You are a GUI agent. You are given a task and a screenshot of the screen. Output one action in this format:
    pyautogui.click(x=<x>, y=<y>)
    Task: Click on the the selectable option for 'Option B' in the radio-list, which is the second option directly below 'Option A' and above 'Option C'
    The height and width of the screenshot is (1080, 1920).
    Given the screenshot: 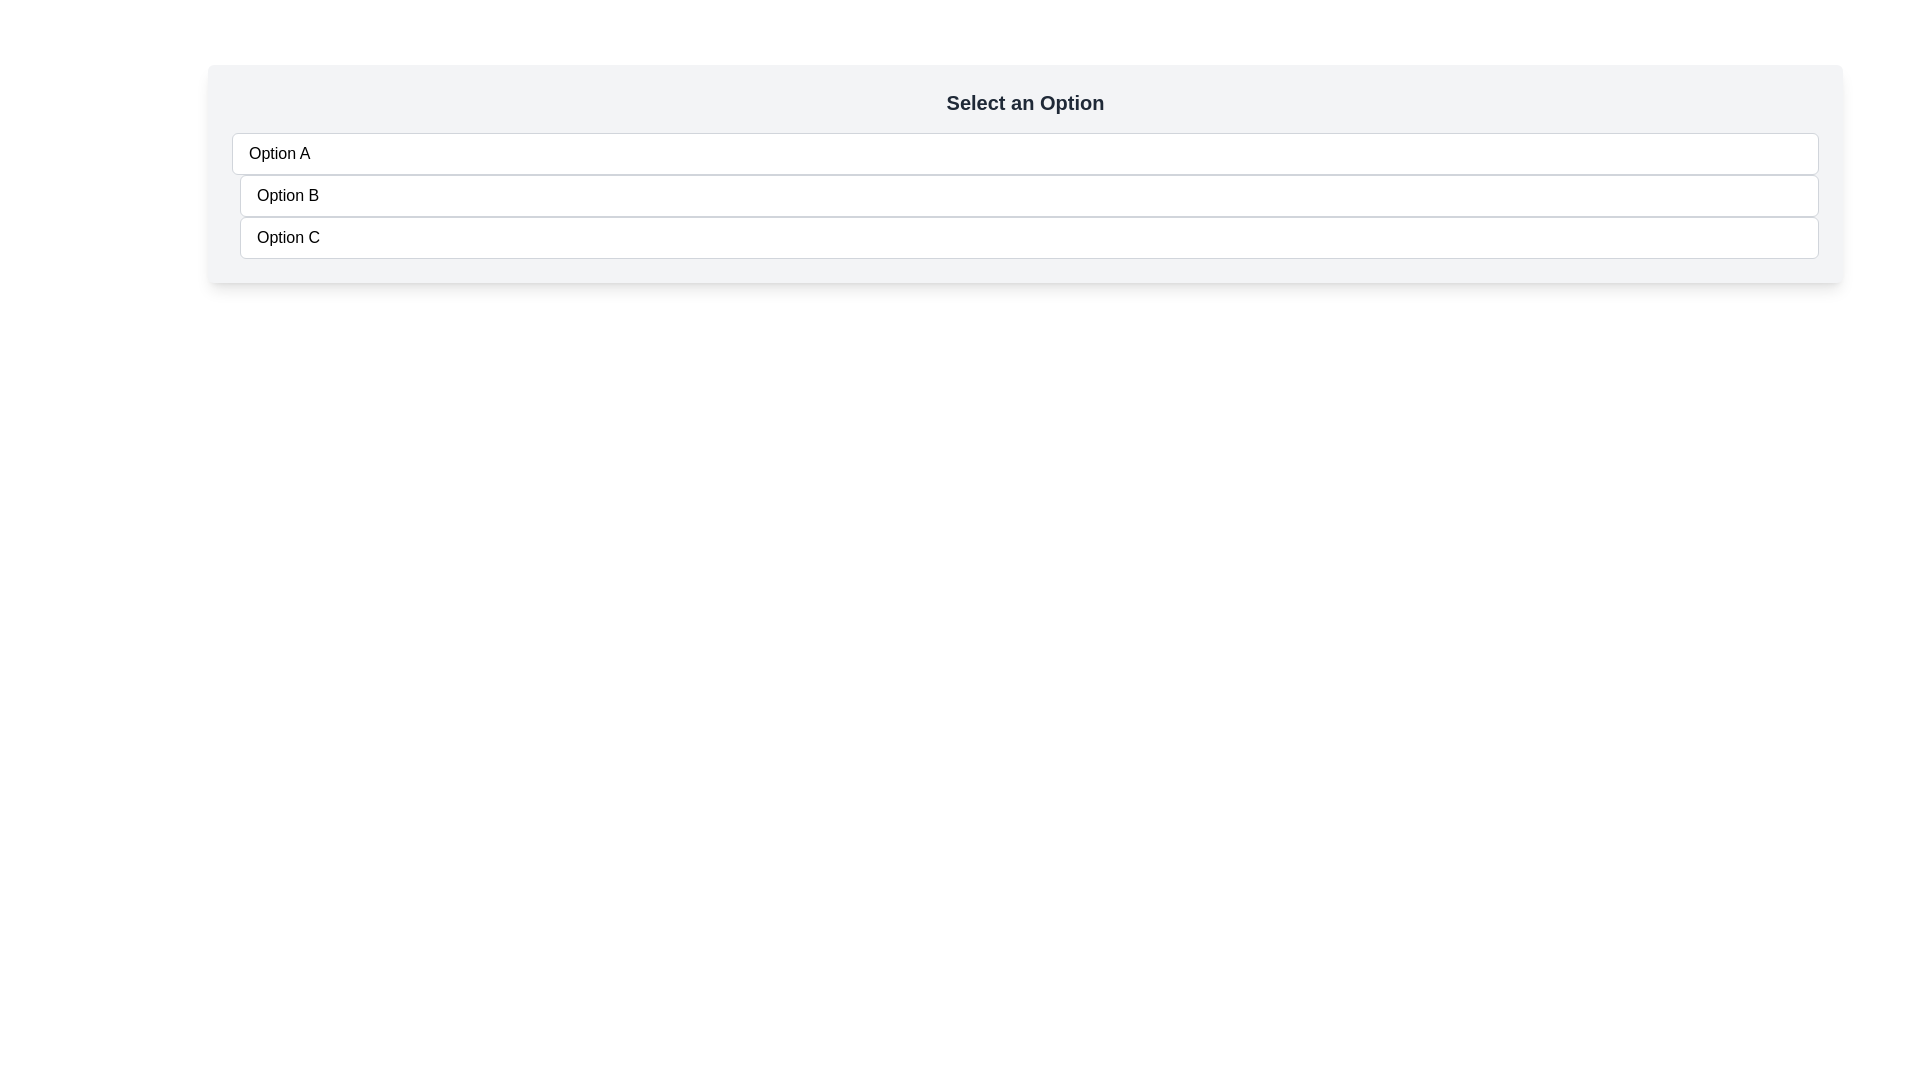 What is the action you would take?
    pyautogui.click(x=1029, y=196)
    